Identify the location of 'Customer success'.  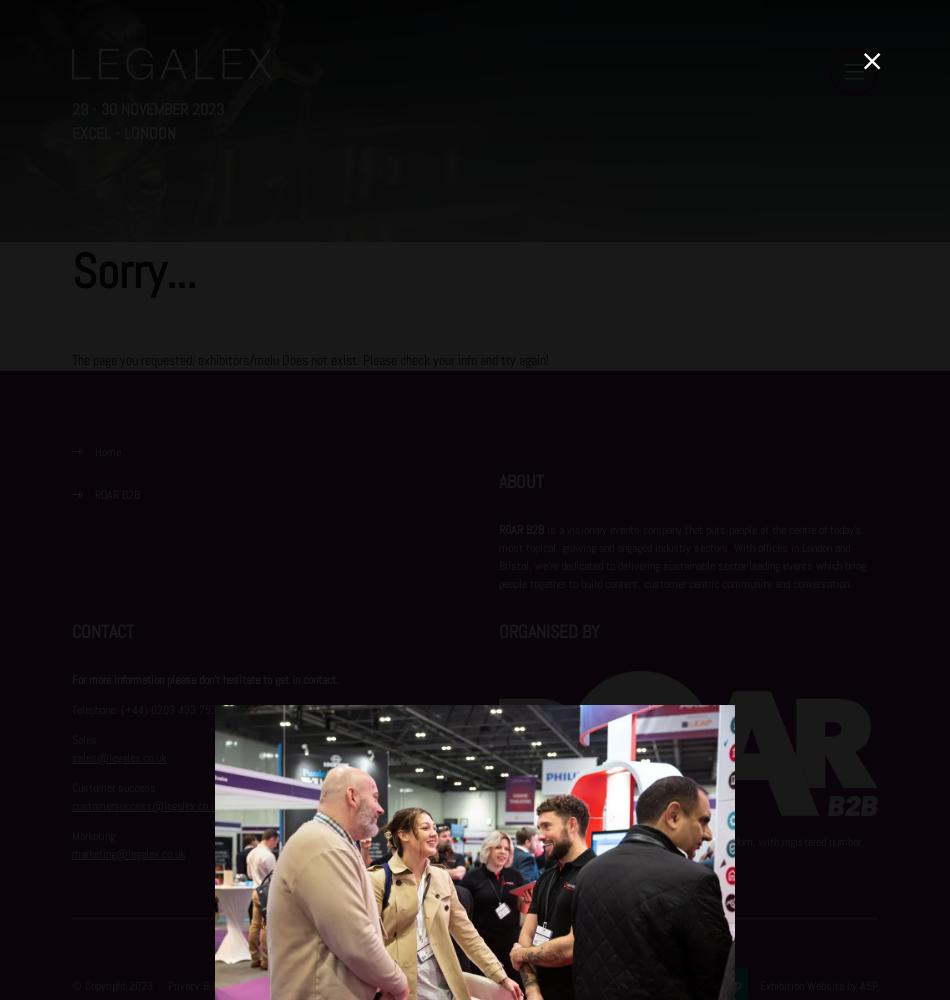
(72, 787).